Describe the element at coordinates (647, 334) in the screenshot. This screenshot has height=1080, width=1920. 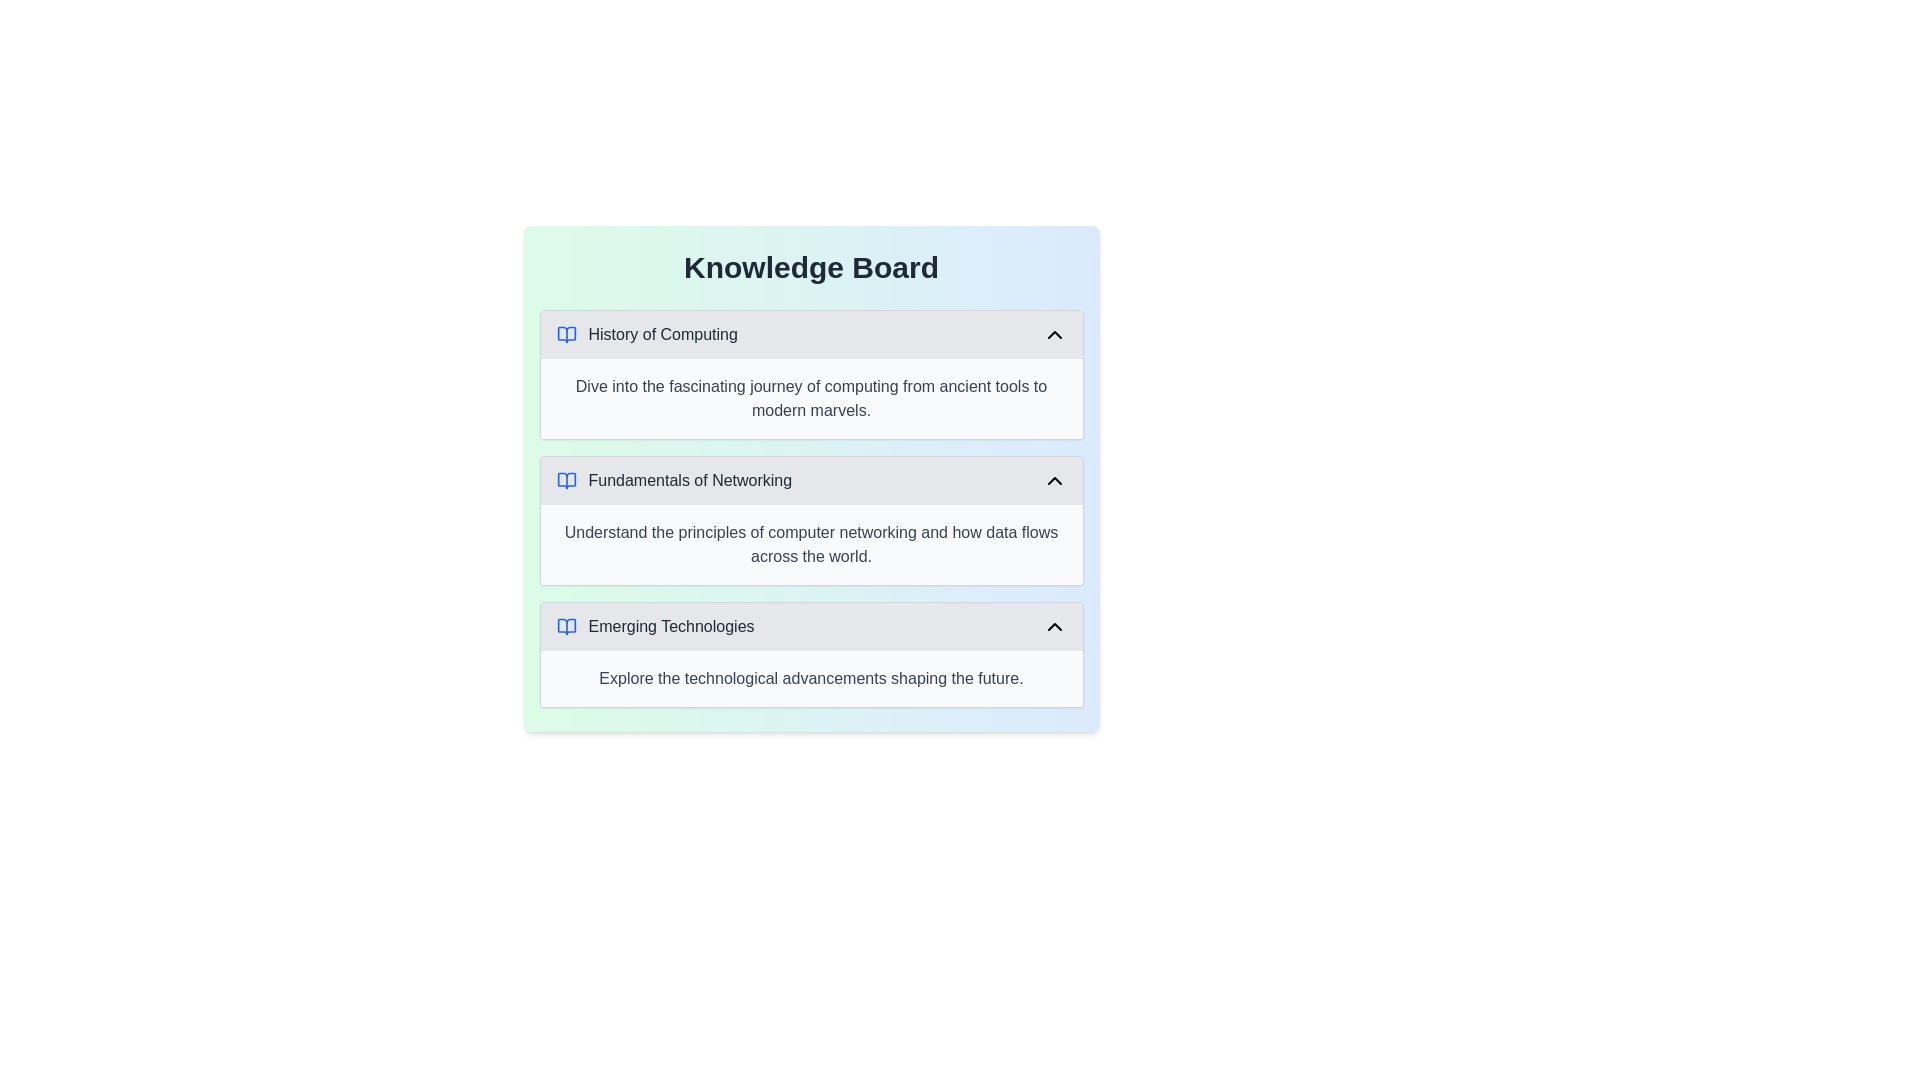
I see `the 'History of Computing' label with a book icon, located at the top of the 'Knowledge Board' section` at that location.